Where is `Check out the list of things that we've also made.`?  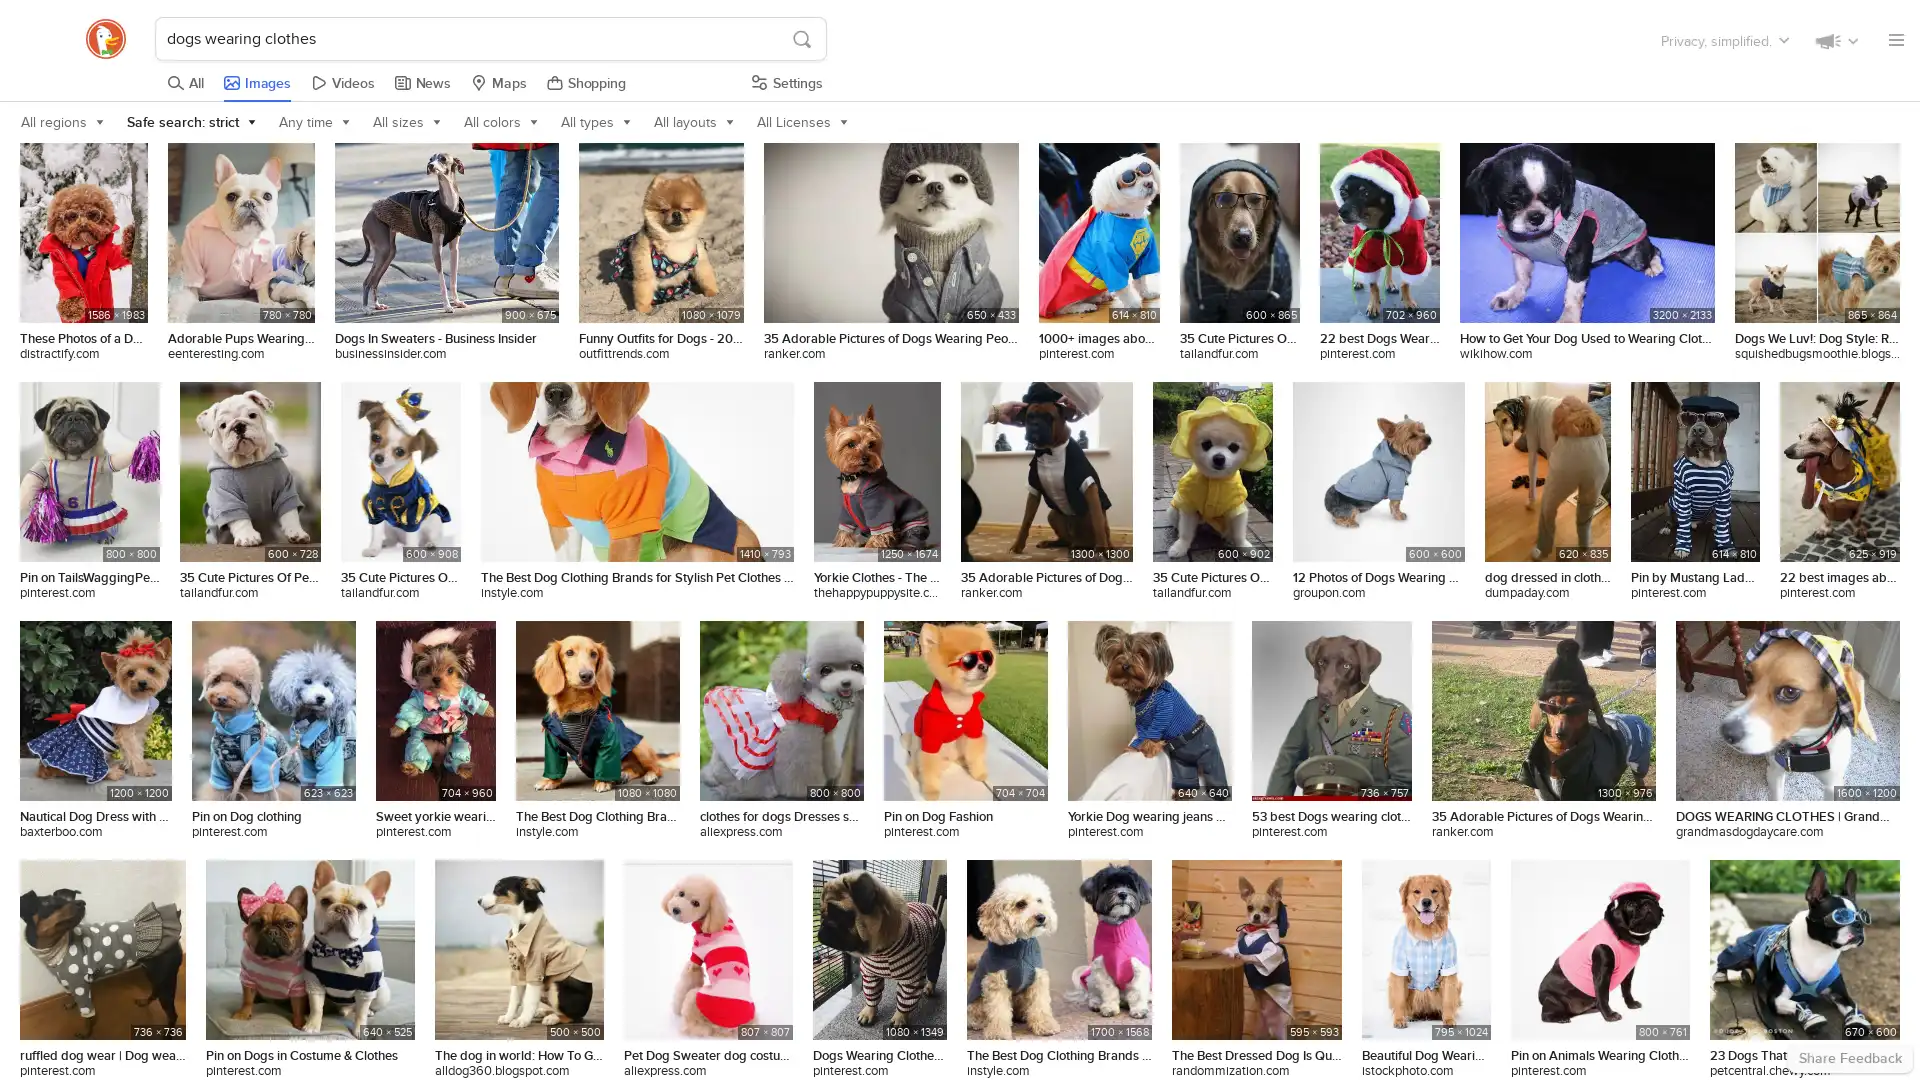 Check out the list of things that we've also made. is located at coordinates (1715, 40).